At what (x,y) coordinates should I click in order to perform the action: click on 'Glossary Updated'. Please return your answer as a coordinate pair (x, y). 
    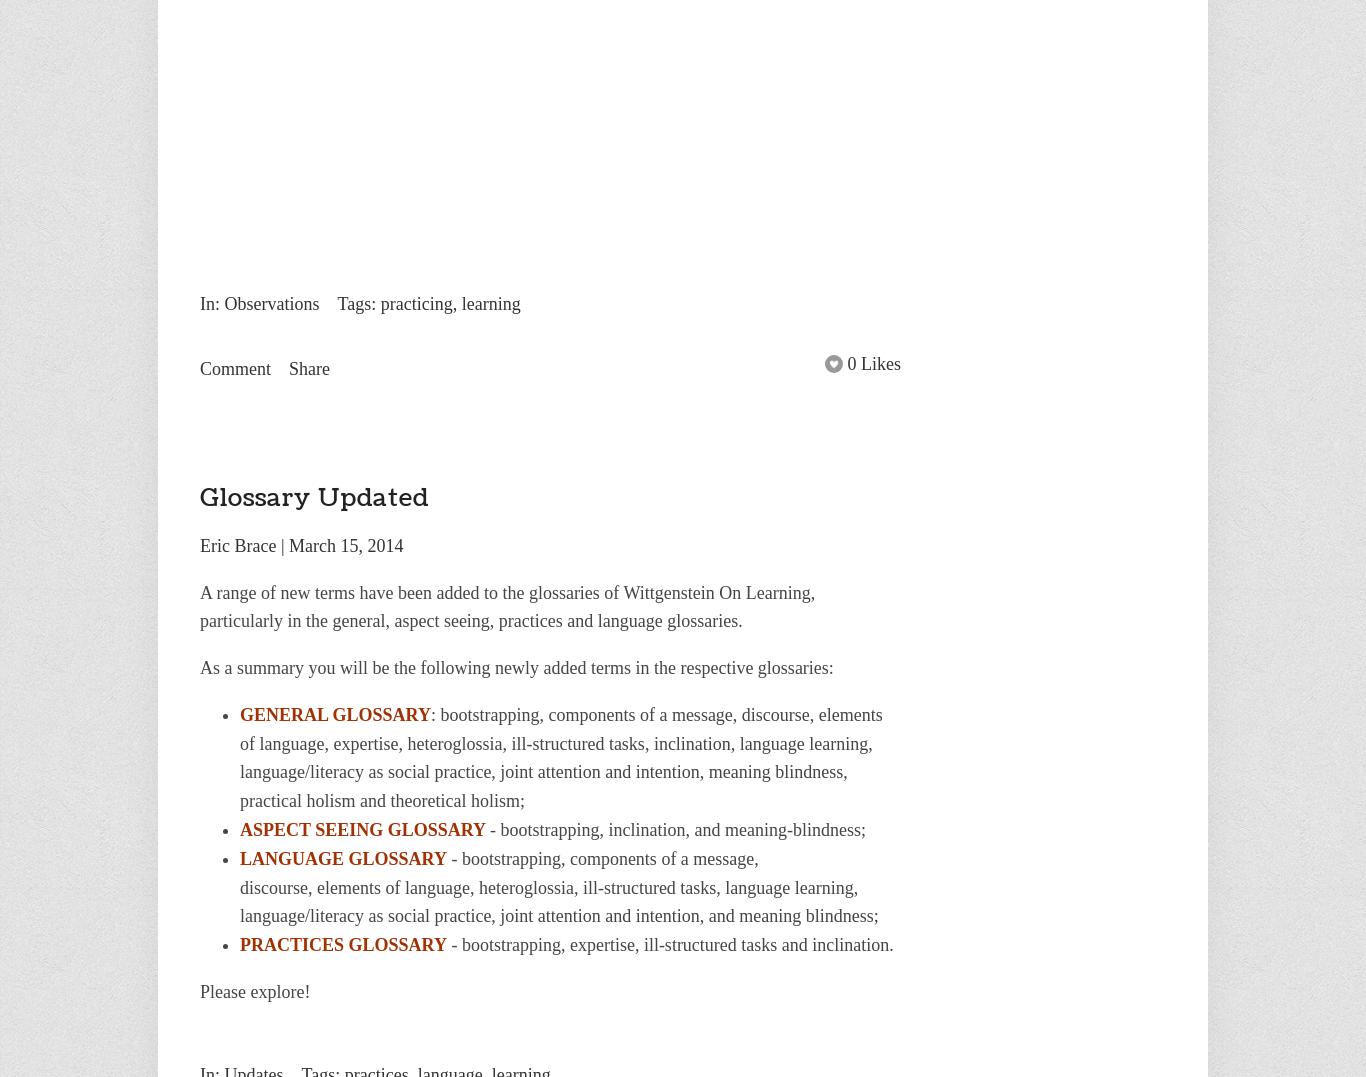
    Looking at the image, I should click on (314, 497).